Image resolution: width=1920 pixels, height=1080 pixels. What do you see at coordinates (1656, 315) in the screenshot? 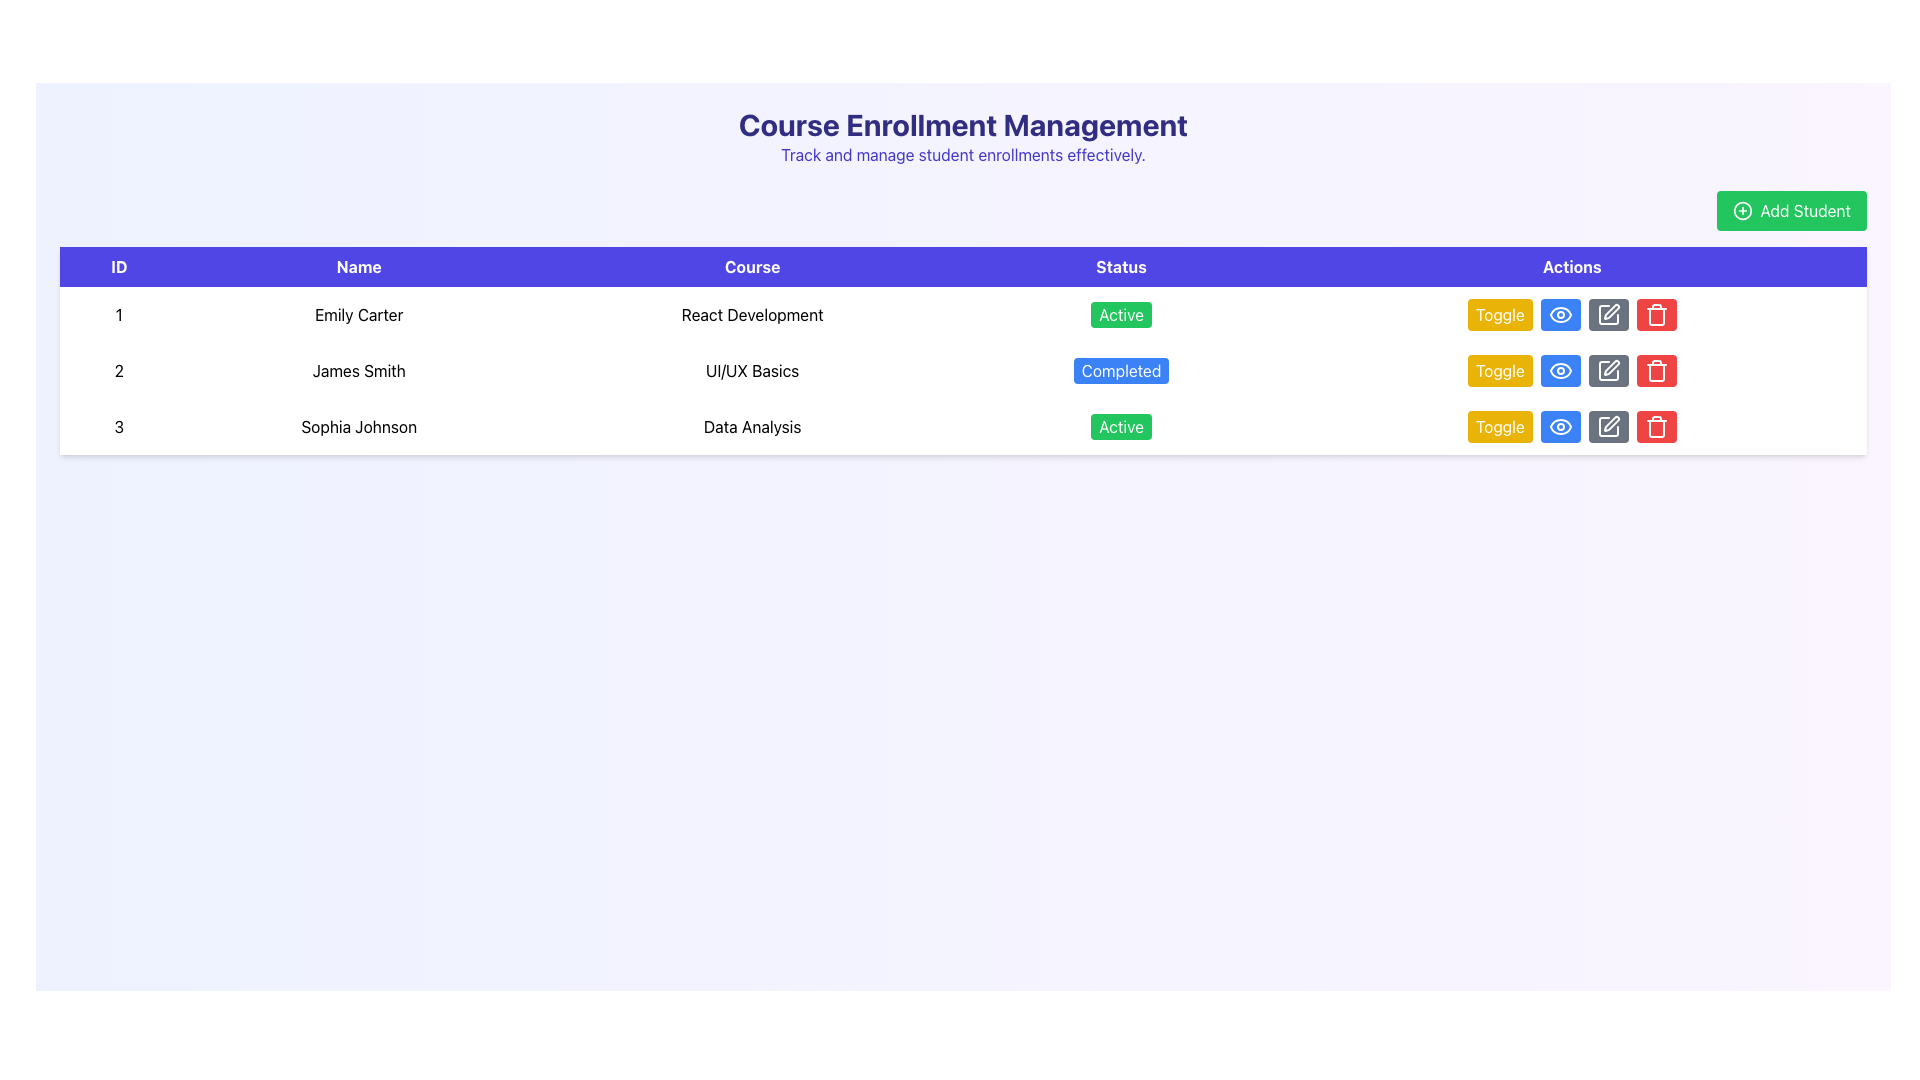
I see `the delete button in the 'Actions' column of the table for the entry 'Sophia Johnson'` at bounding box center [1656, 315].